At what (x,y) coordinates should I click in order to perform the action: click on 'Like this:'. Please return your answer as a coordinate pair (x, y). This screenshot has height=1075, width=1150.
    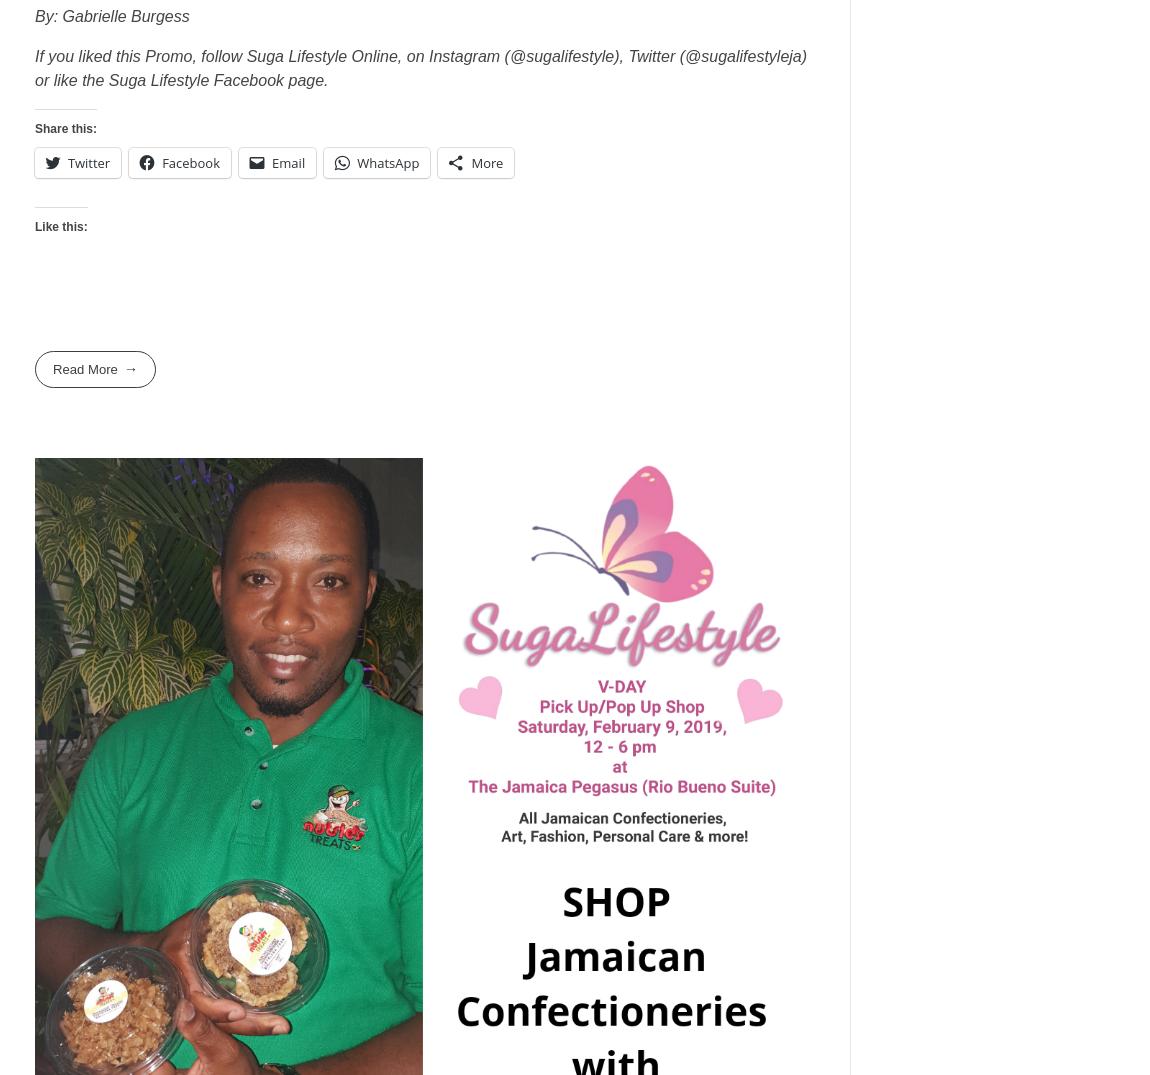
    Looking at the image, I should click on (59, 224).